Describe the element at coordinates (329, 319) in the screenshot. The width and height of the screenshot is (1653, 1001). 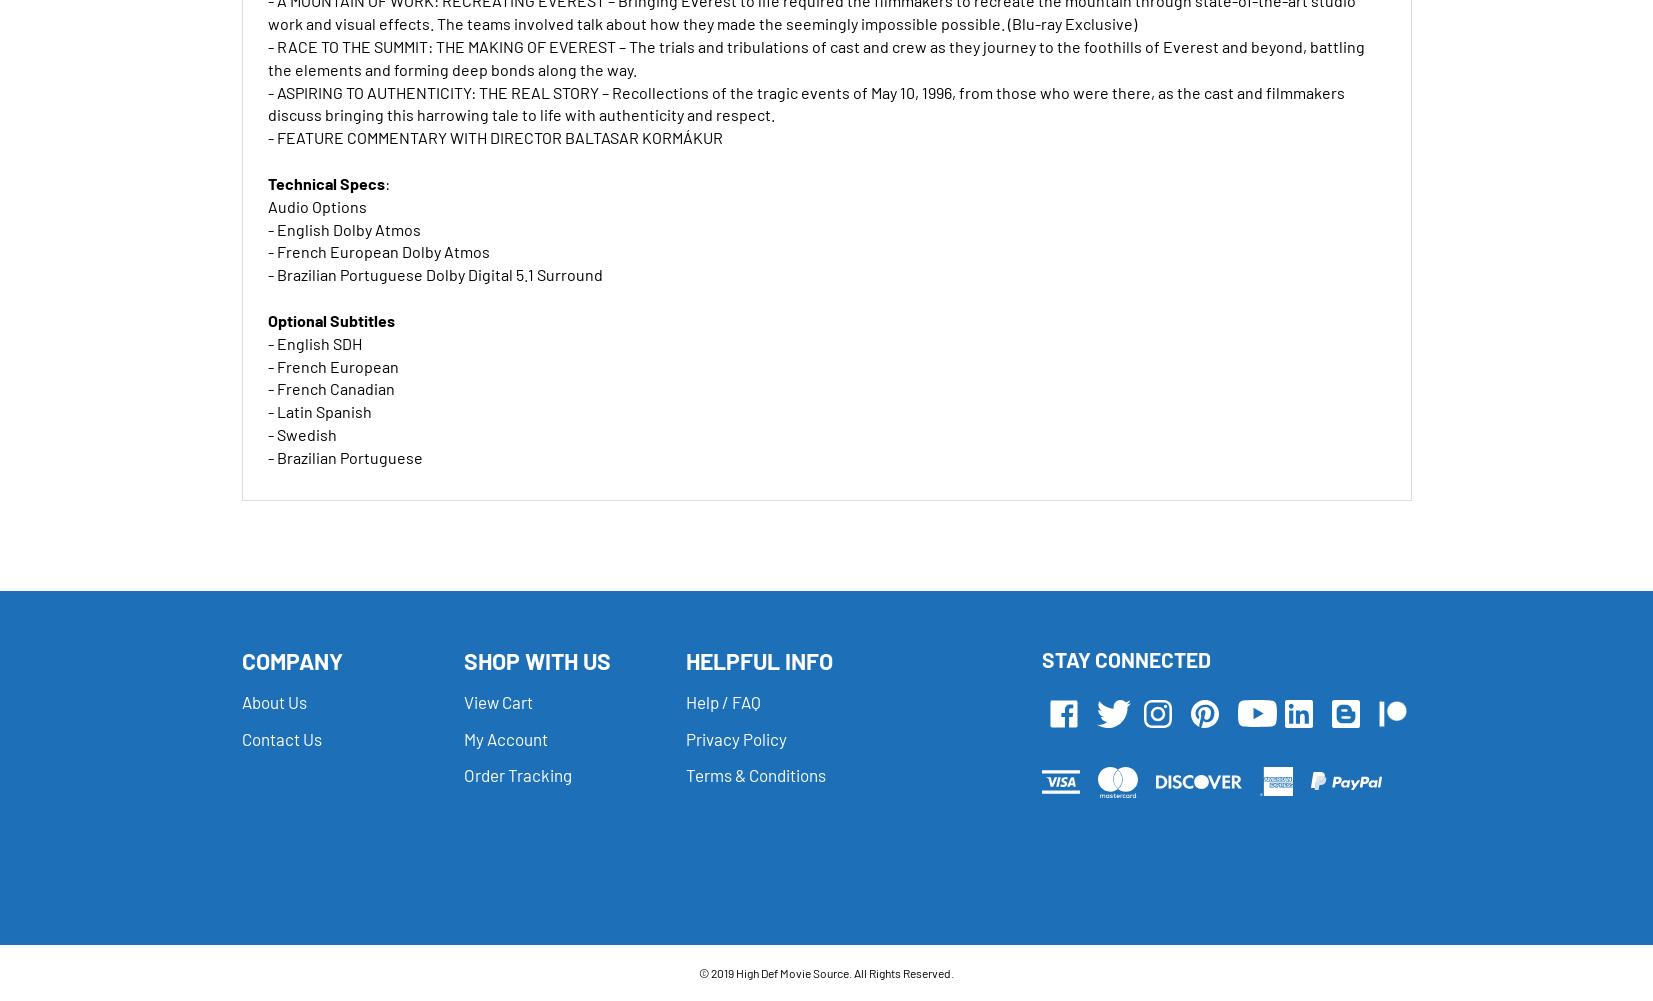
I see `'Optional Subtitles'` at that location.